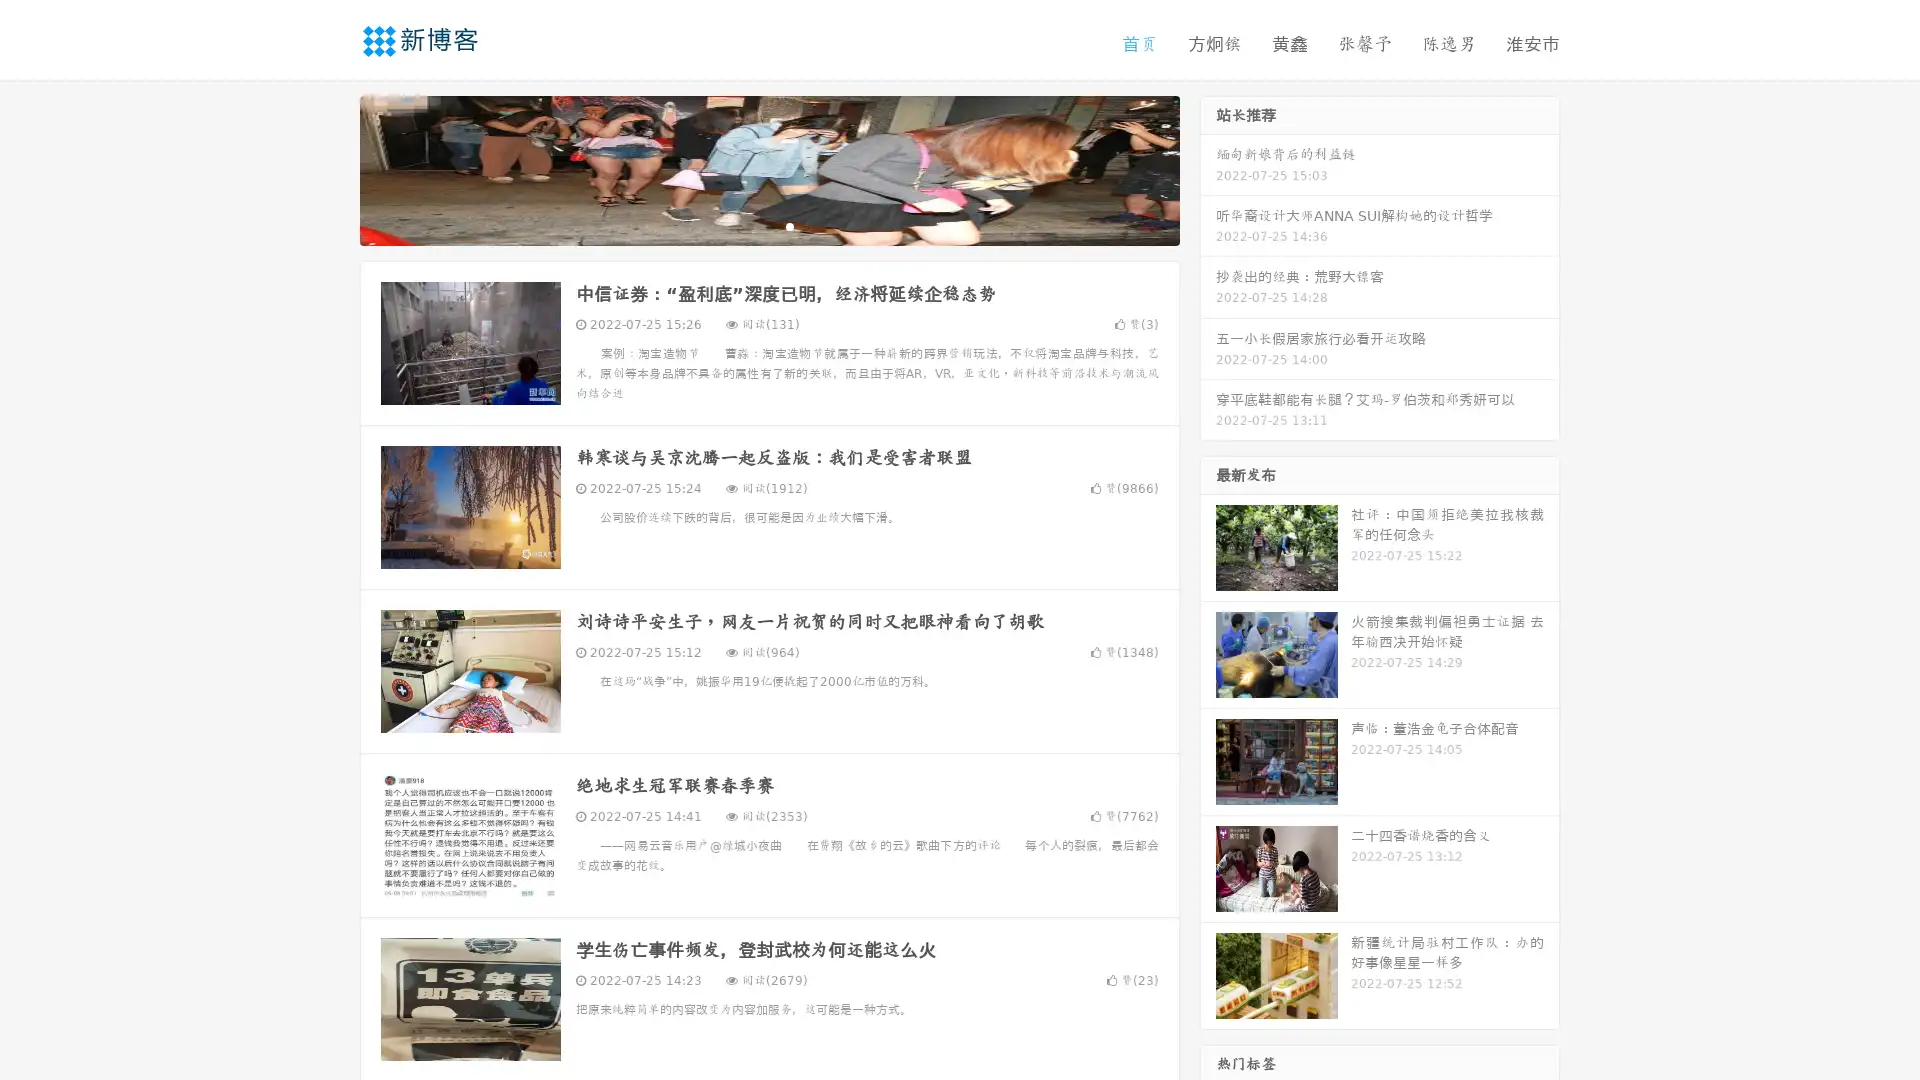 The width and height of the screenshot is (1920, 1080). What do you see at coordinates (748, 225) in the screenshot?
I see `Go to slide 1` at bounding box center [748, 225].